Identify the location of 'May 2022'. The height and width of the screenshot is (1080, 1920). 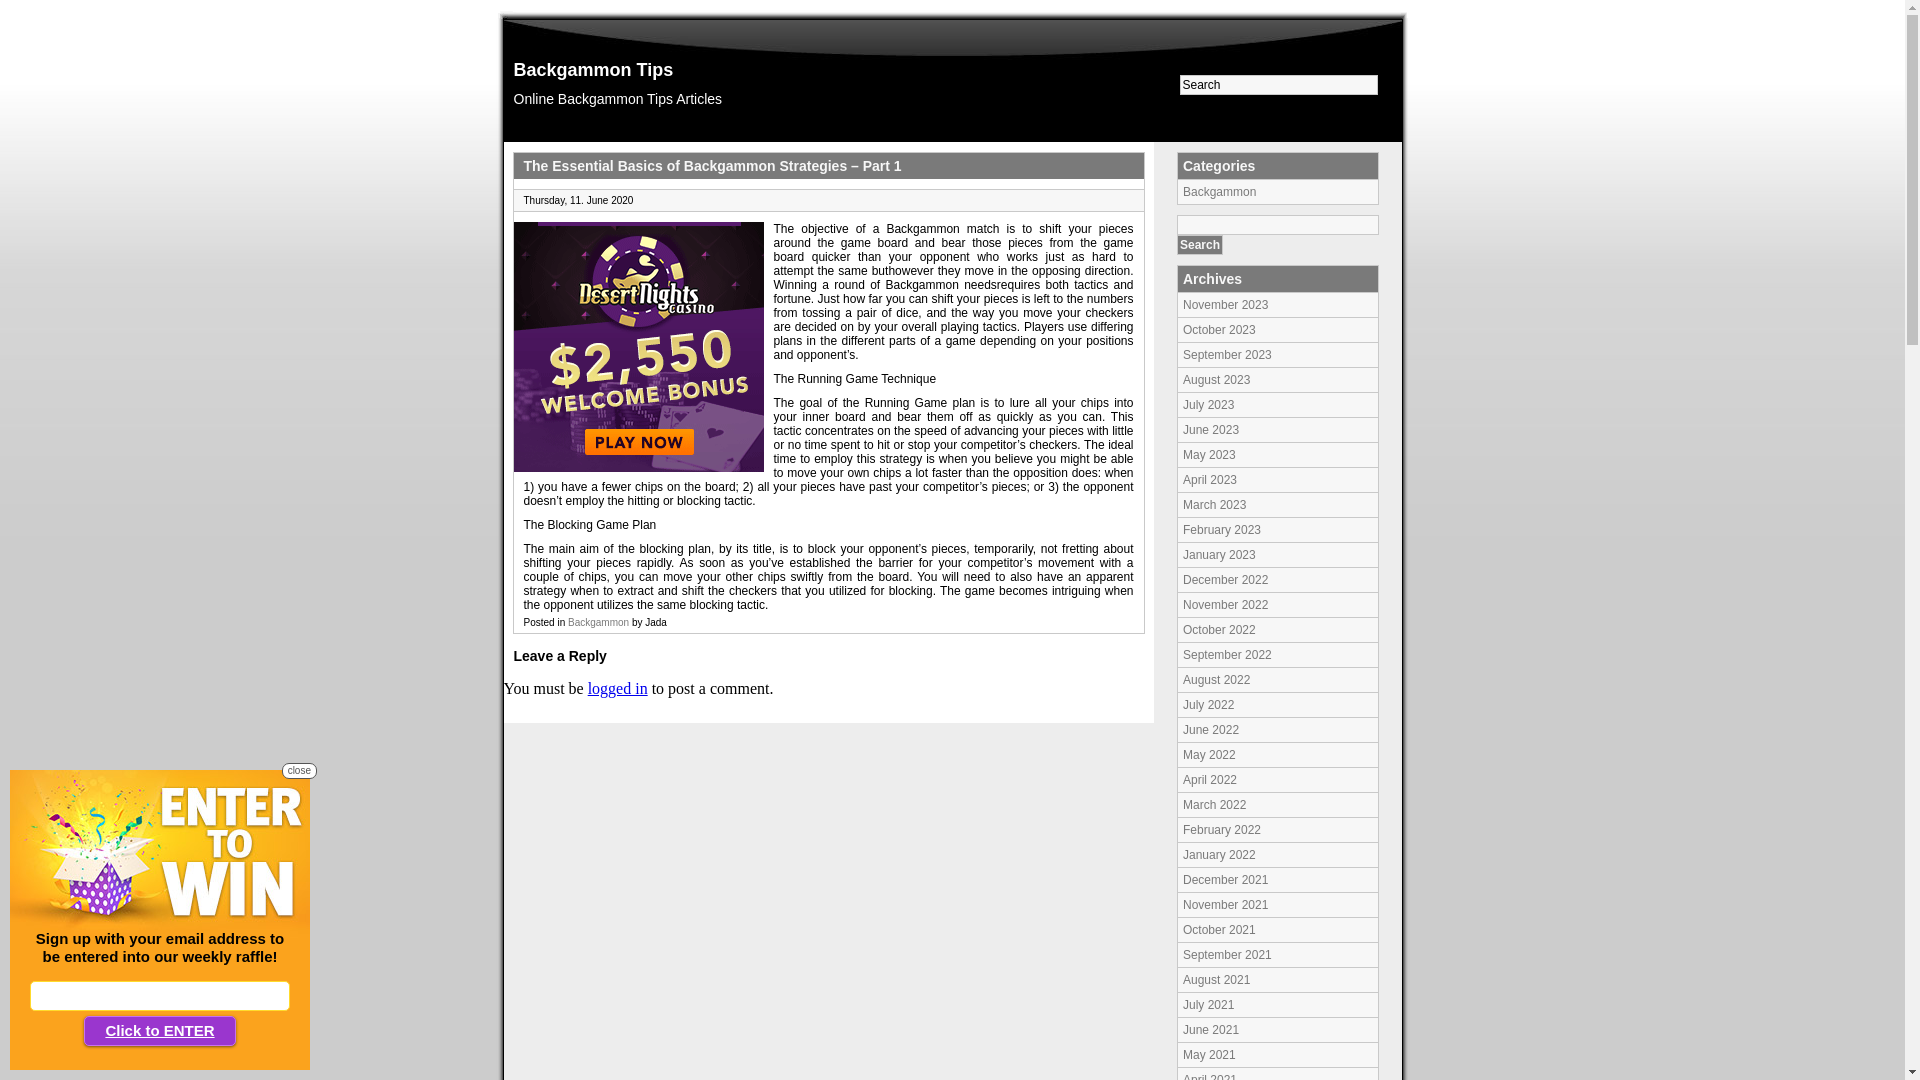
(1182, 755).